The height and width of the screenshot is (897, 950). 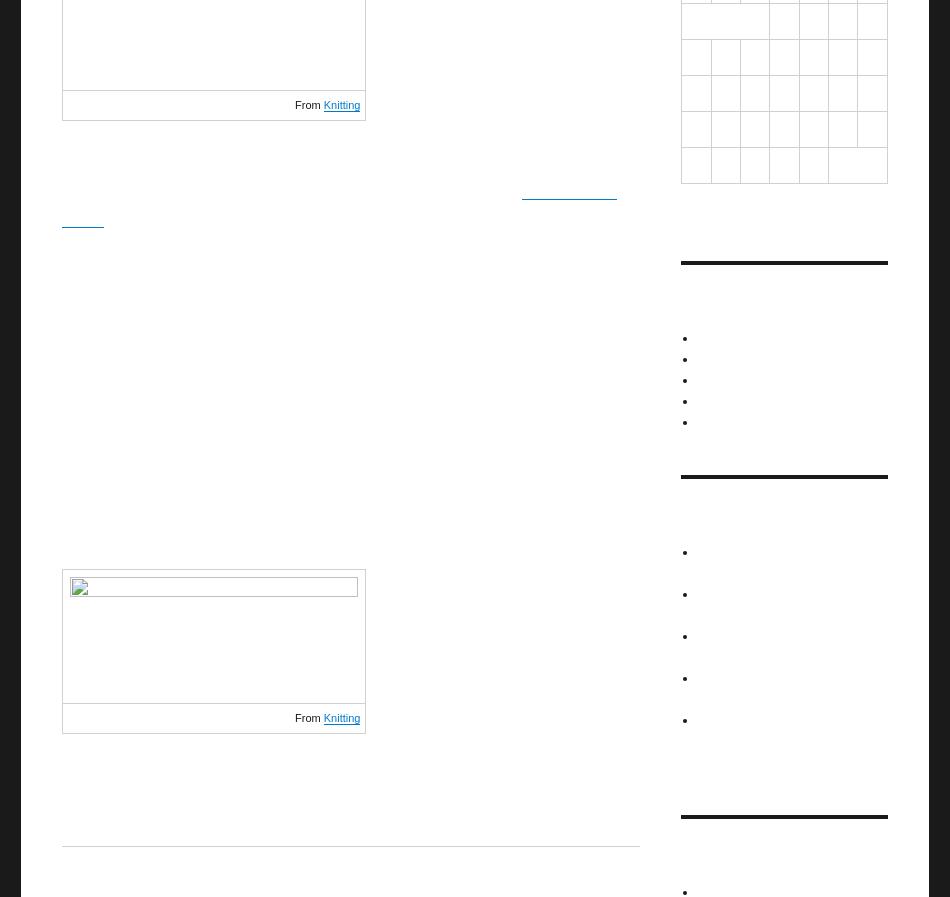 What do you see at coordinates (812, 127) in the screenshot?
I see `'23'` at bounding box center [812, 127].